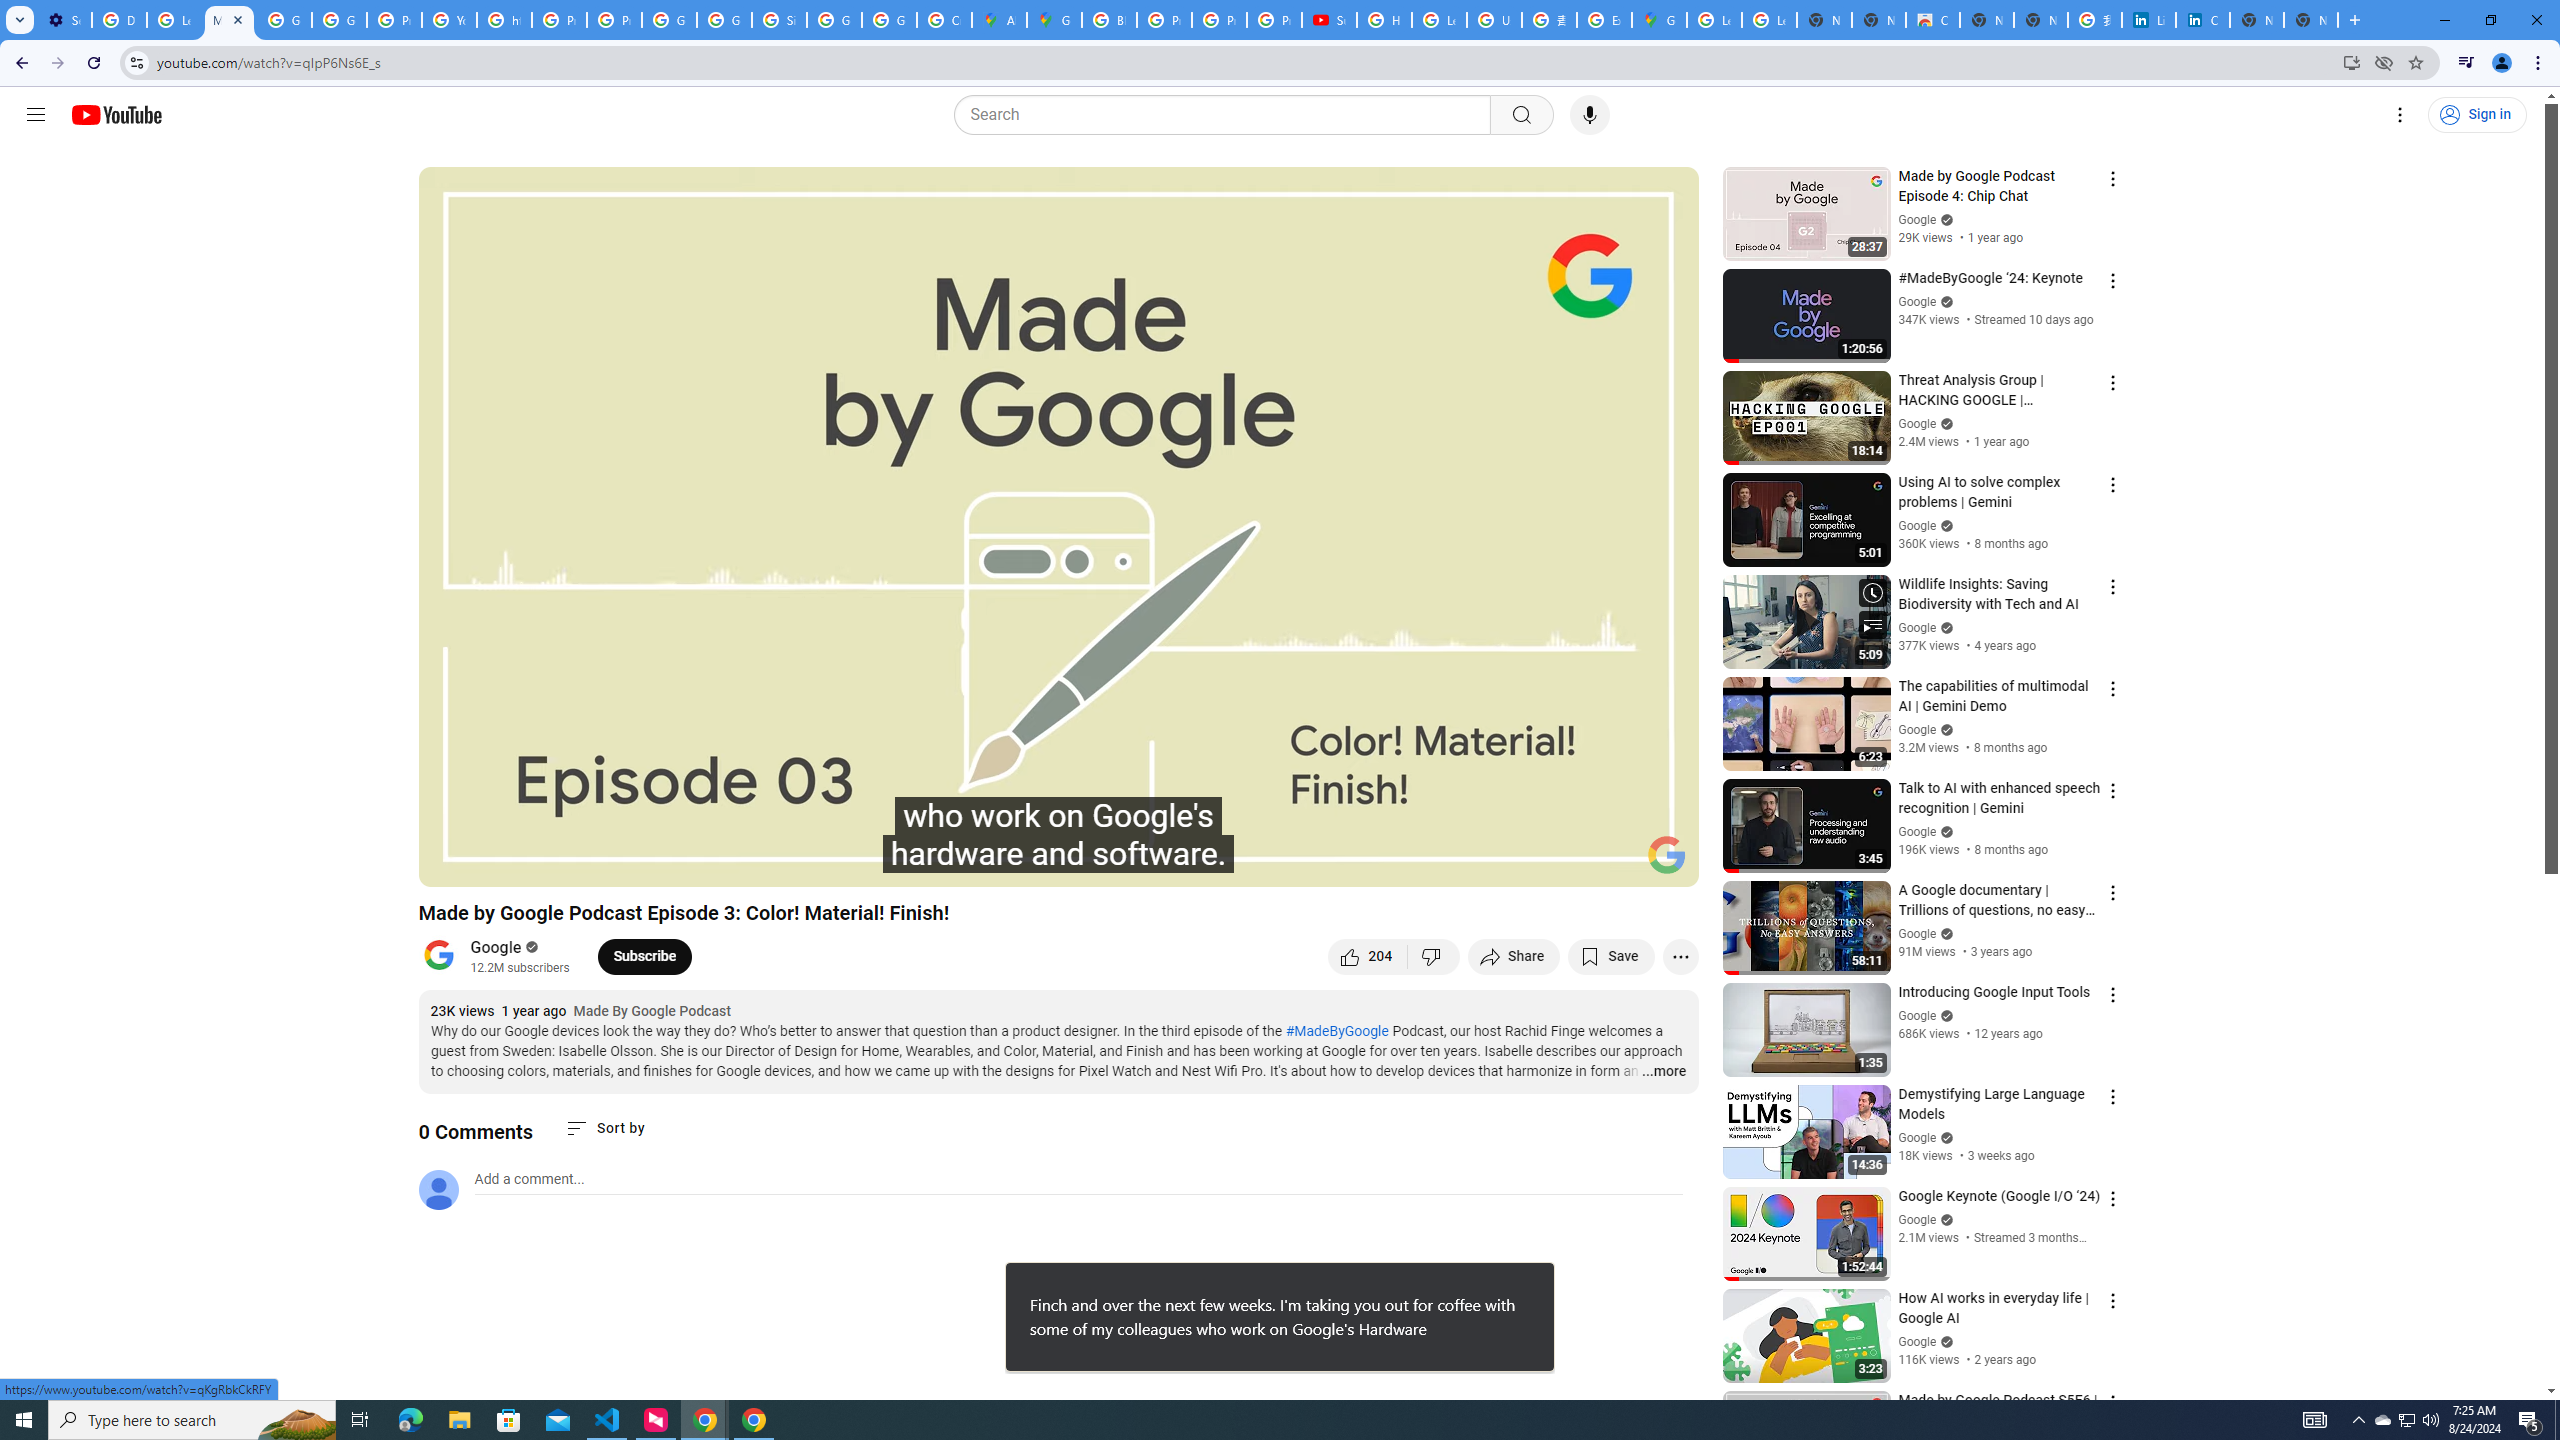  What do you see at coordinates (2311, 19) in the screenshot?
I see `'New Tab'` at bounding box center [2311, 19].